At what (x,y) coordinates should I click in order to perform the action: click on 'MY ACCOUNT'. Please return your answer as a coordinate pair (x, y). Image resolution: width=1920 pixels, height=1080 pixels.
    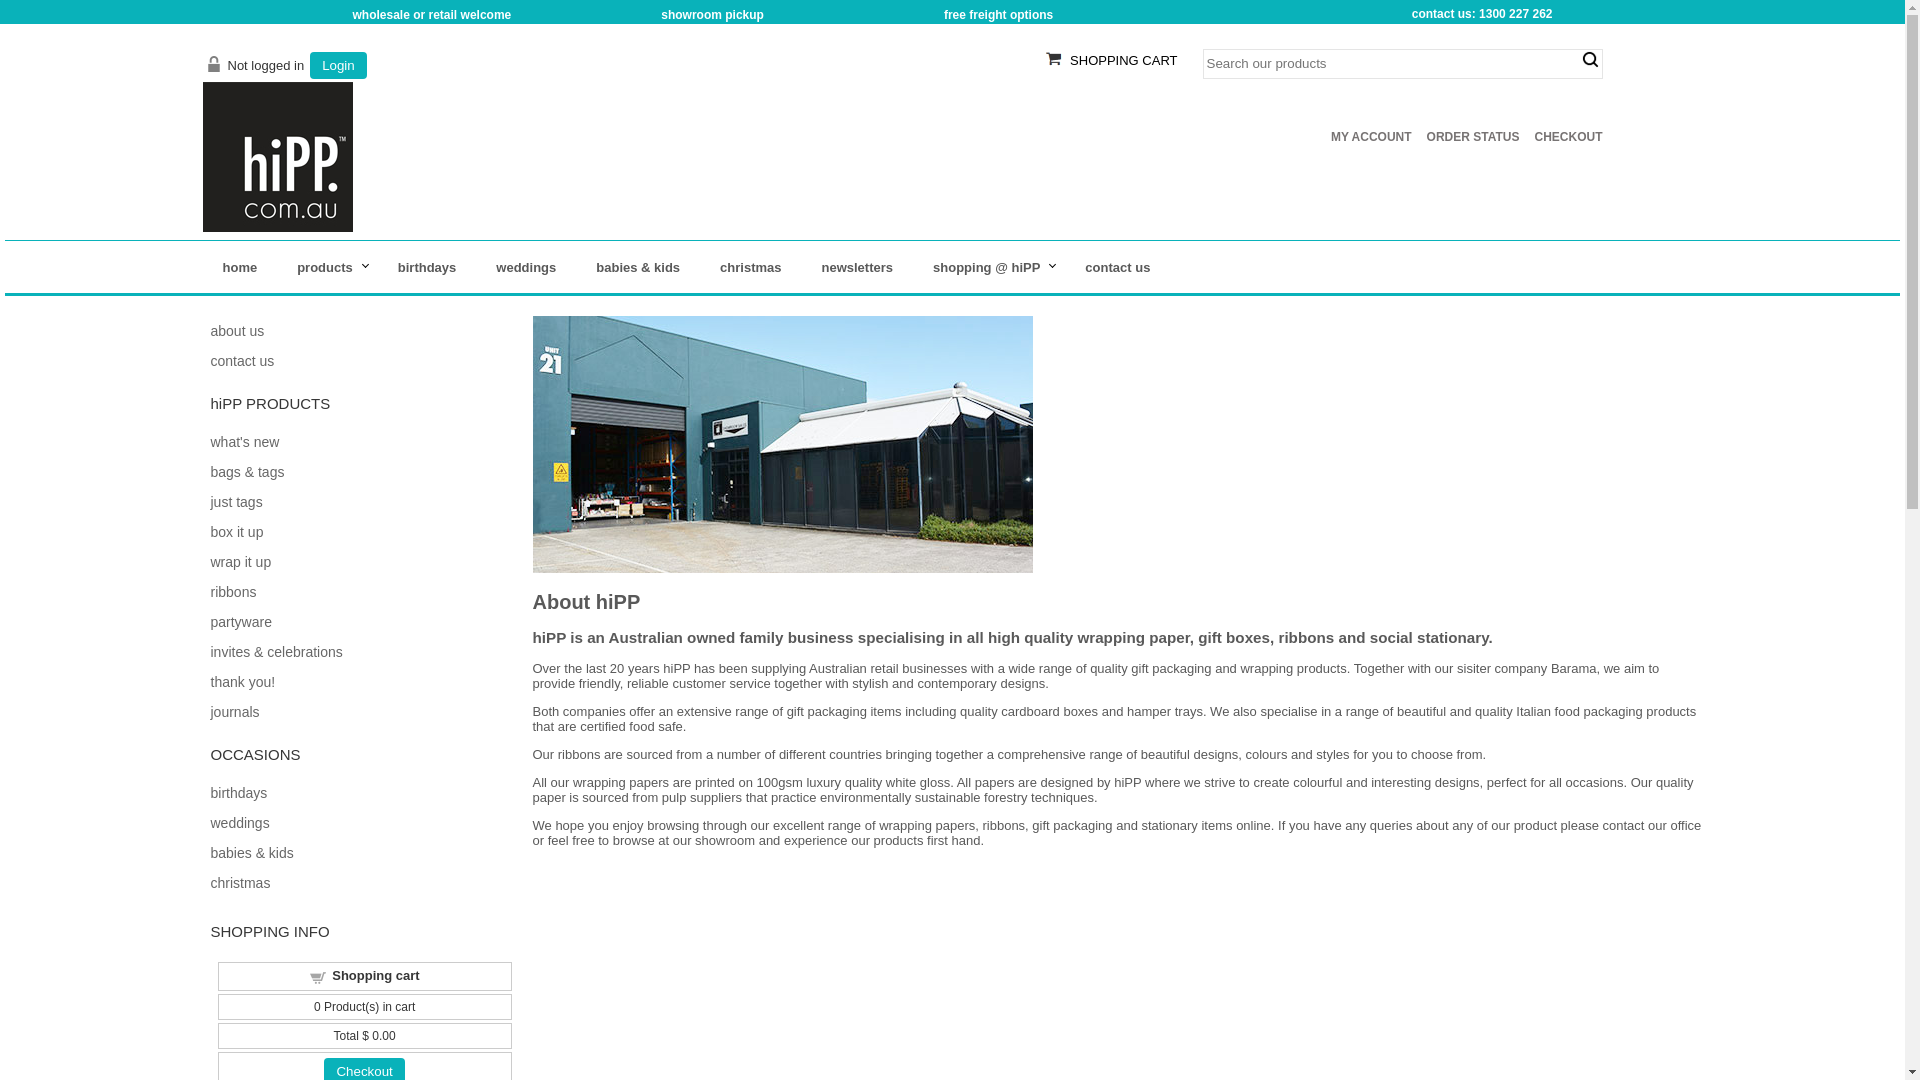
    Looking at the image, I should click on (1370, 136).